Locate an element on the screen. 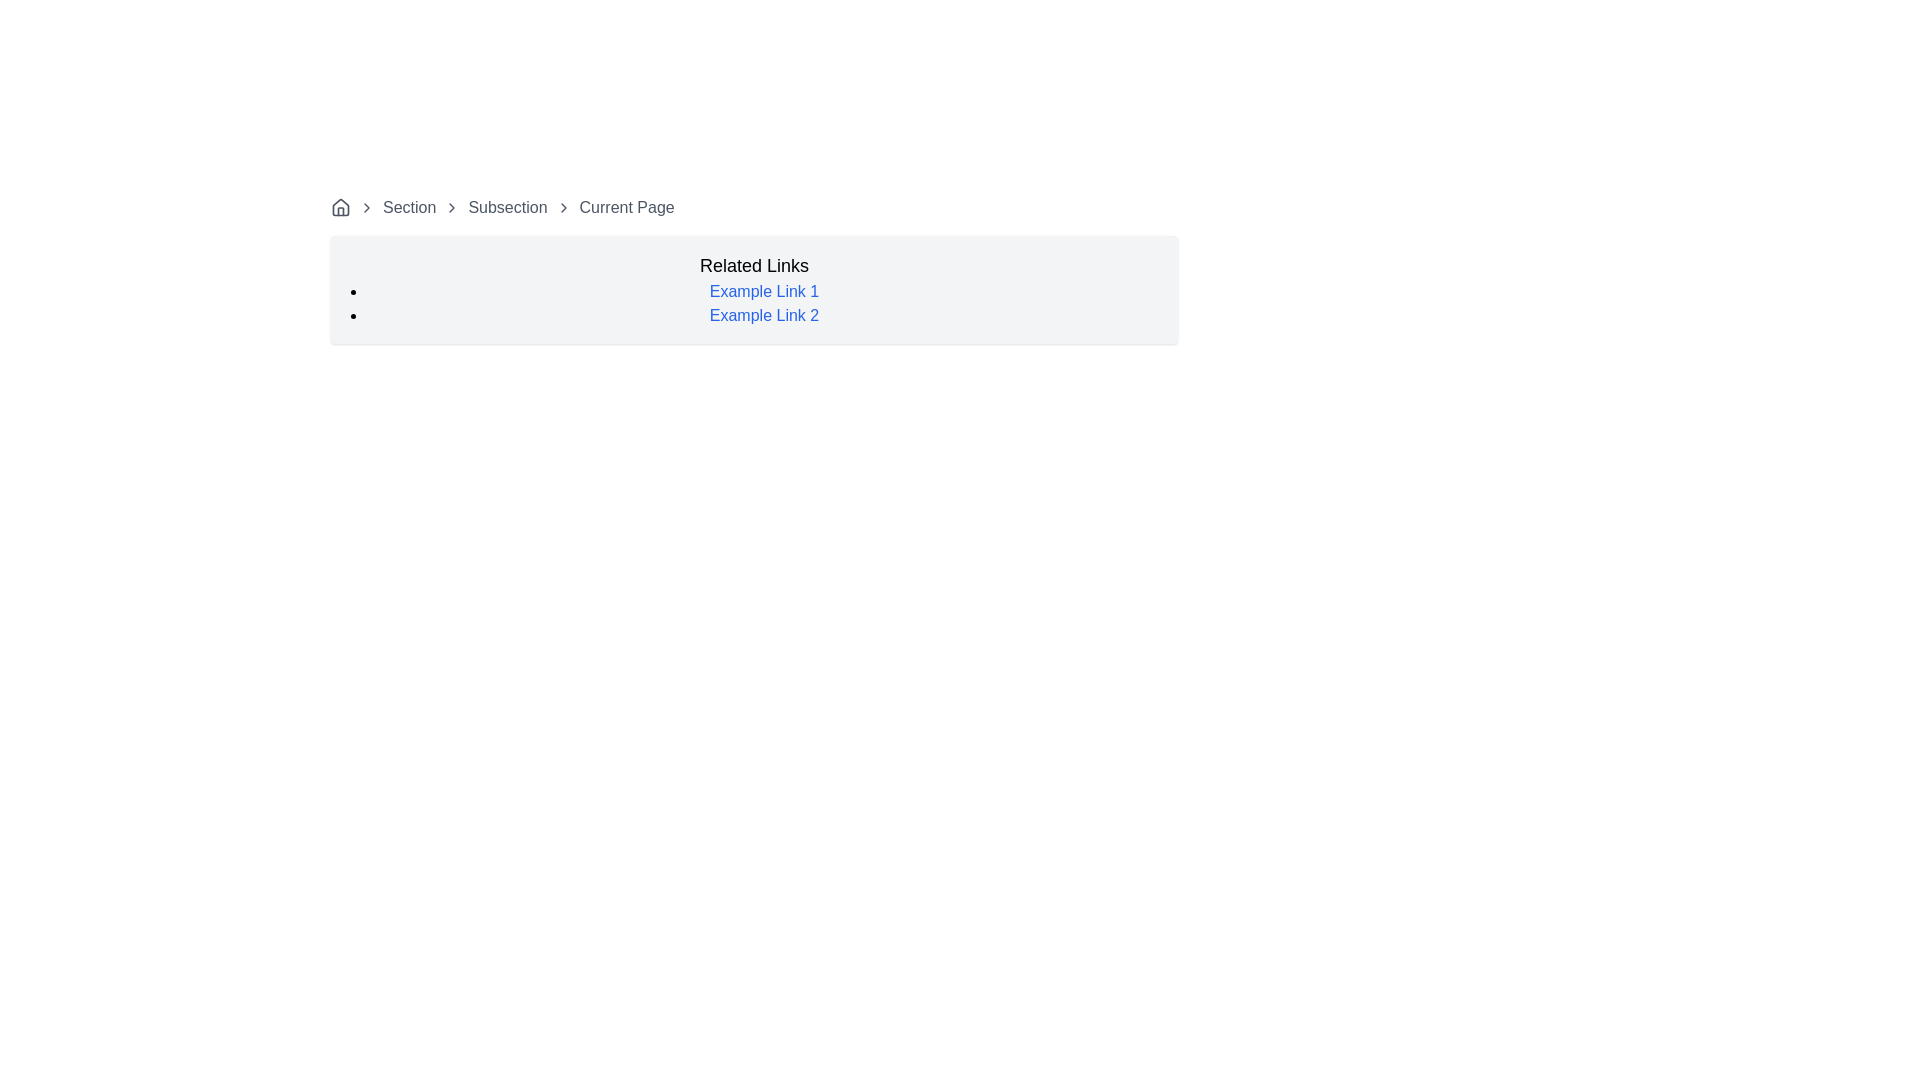 This screenshot has height=1080, width=1920. the current page text label in the breadcrumb navigation, which is the last text component in the sequence, indicating the user's current location is located at coordinates (626, 208).